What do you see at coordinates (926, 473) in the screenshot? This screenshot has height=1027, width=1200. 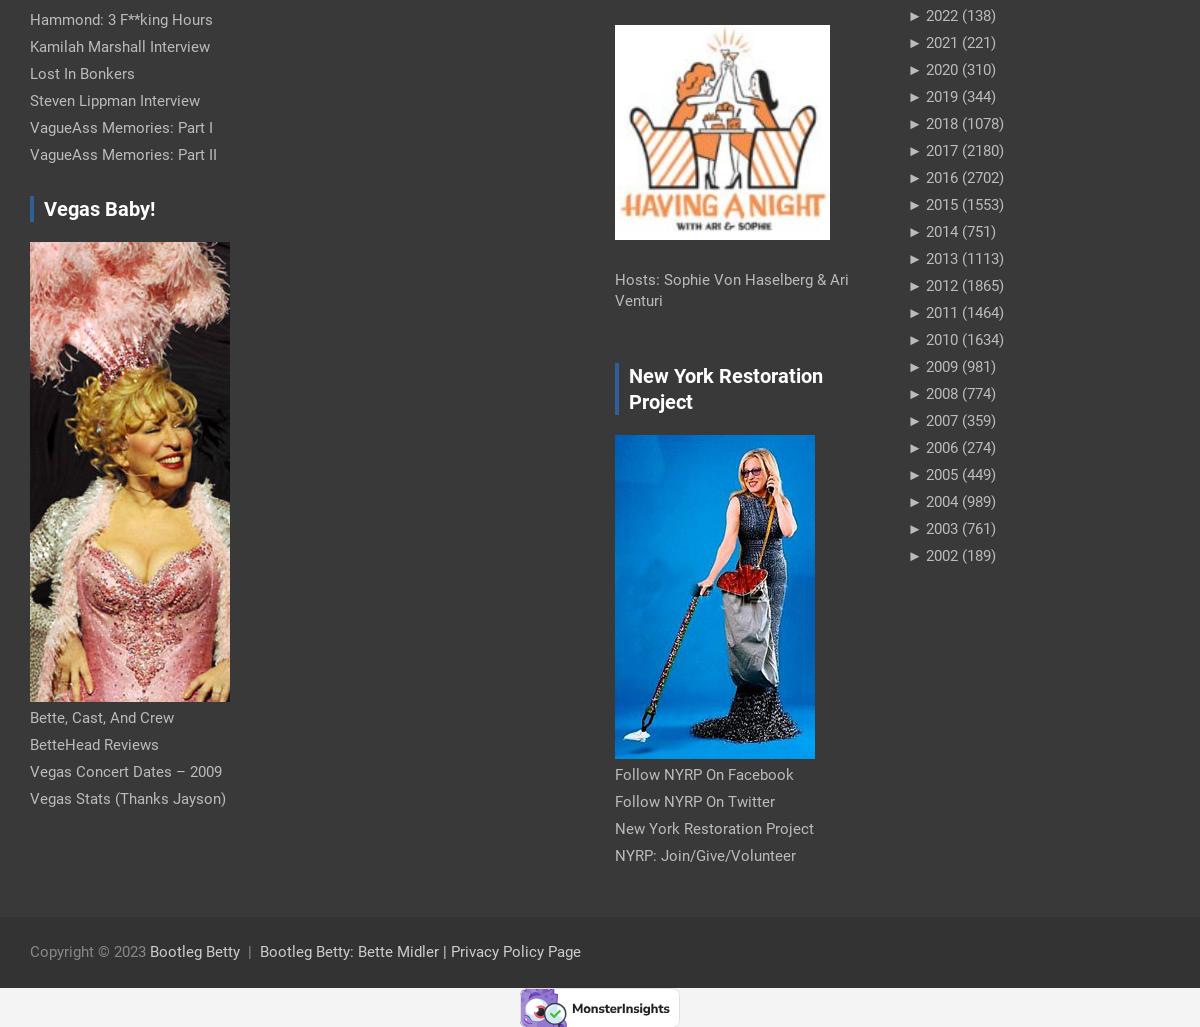 I see `'2005'` at bounding box center [926, 473].